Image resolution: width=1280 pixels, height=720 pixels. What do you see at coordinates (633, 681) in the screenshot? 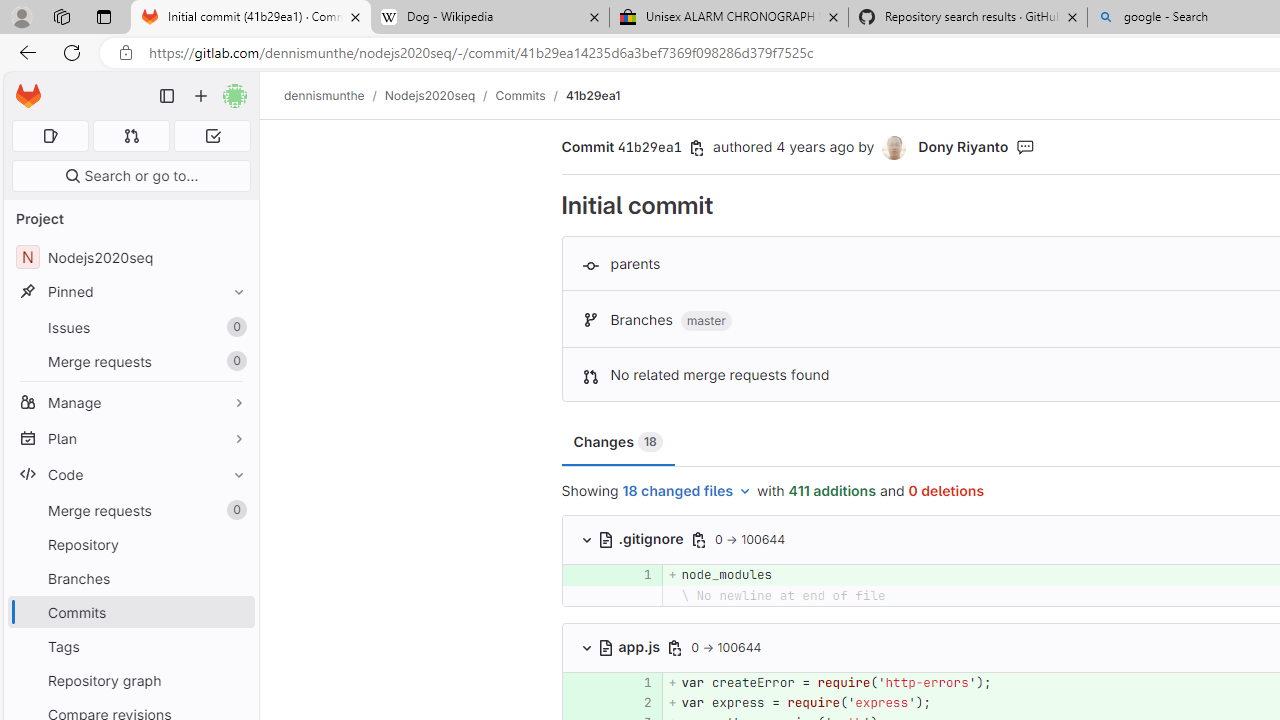
I see `'1'` at bounding box center [633, 681].